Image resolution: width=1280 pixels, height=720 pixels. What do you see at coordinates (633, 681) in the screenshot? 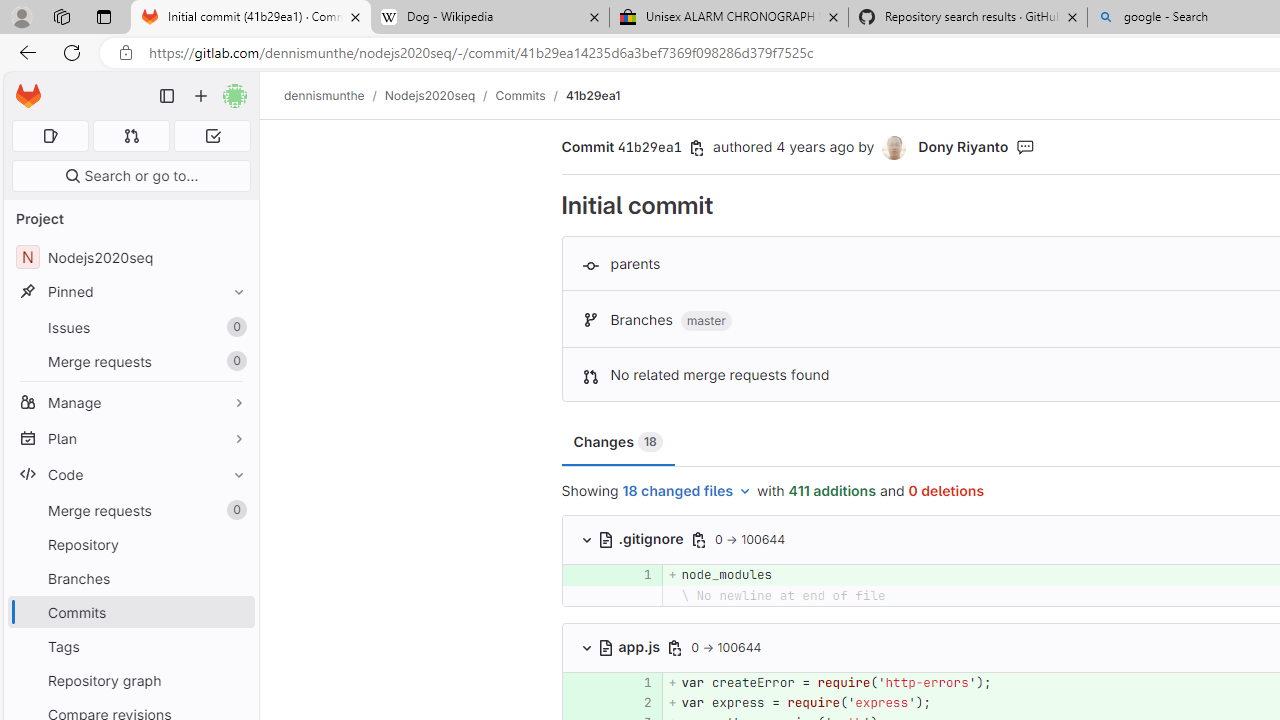
I see `'1'` at bounding box center [633, 681].